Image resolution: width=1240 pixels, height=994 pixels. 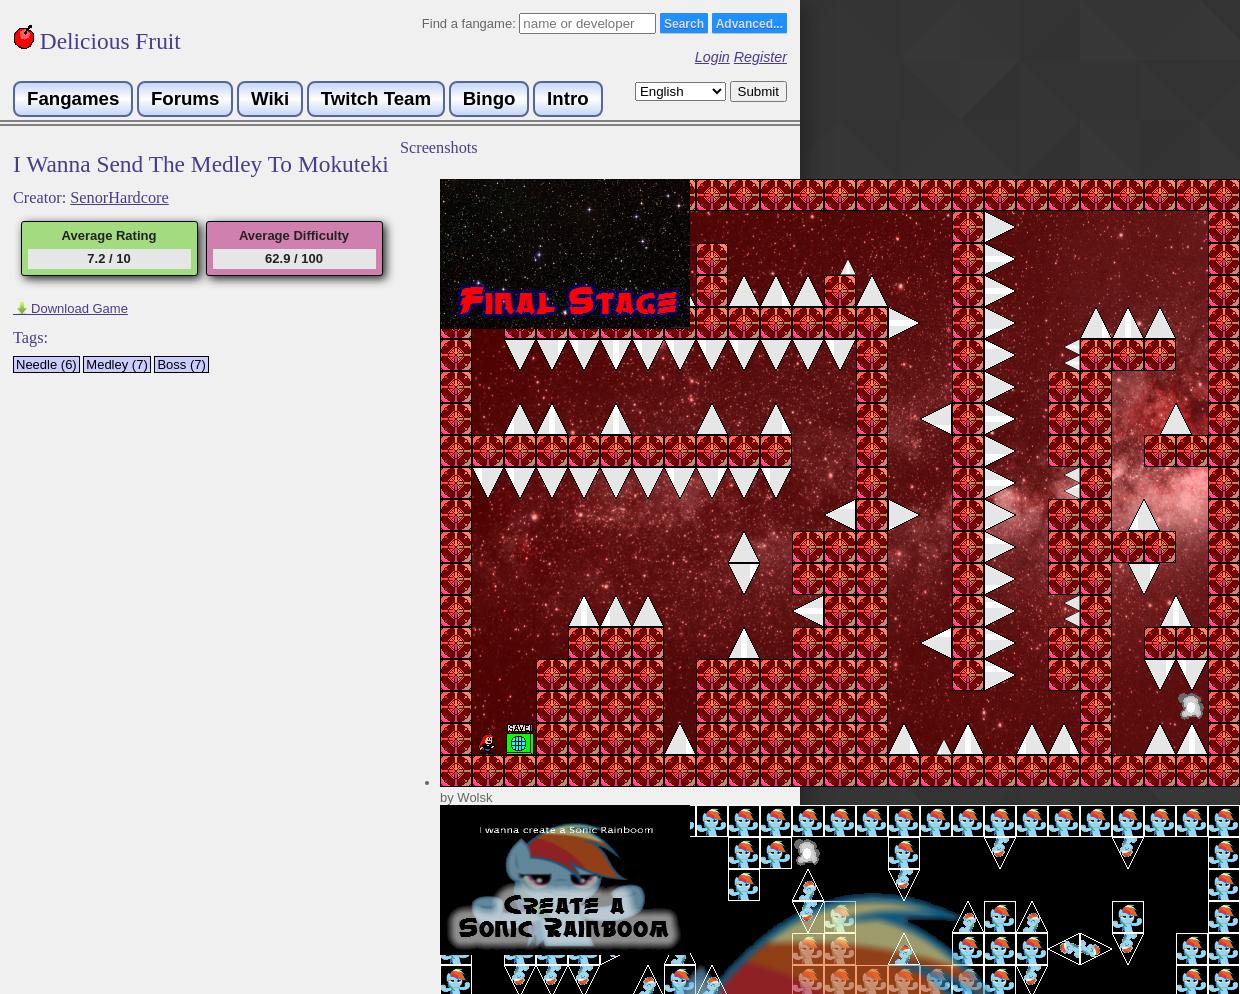 I want to click on 'Needle (6)', so click(x=14, y=364).